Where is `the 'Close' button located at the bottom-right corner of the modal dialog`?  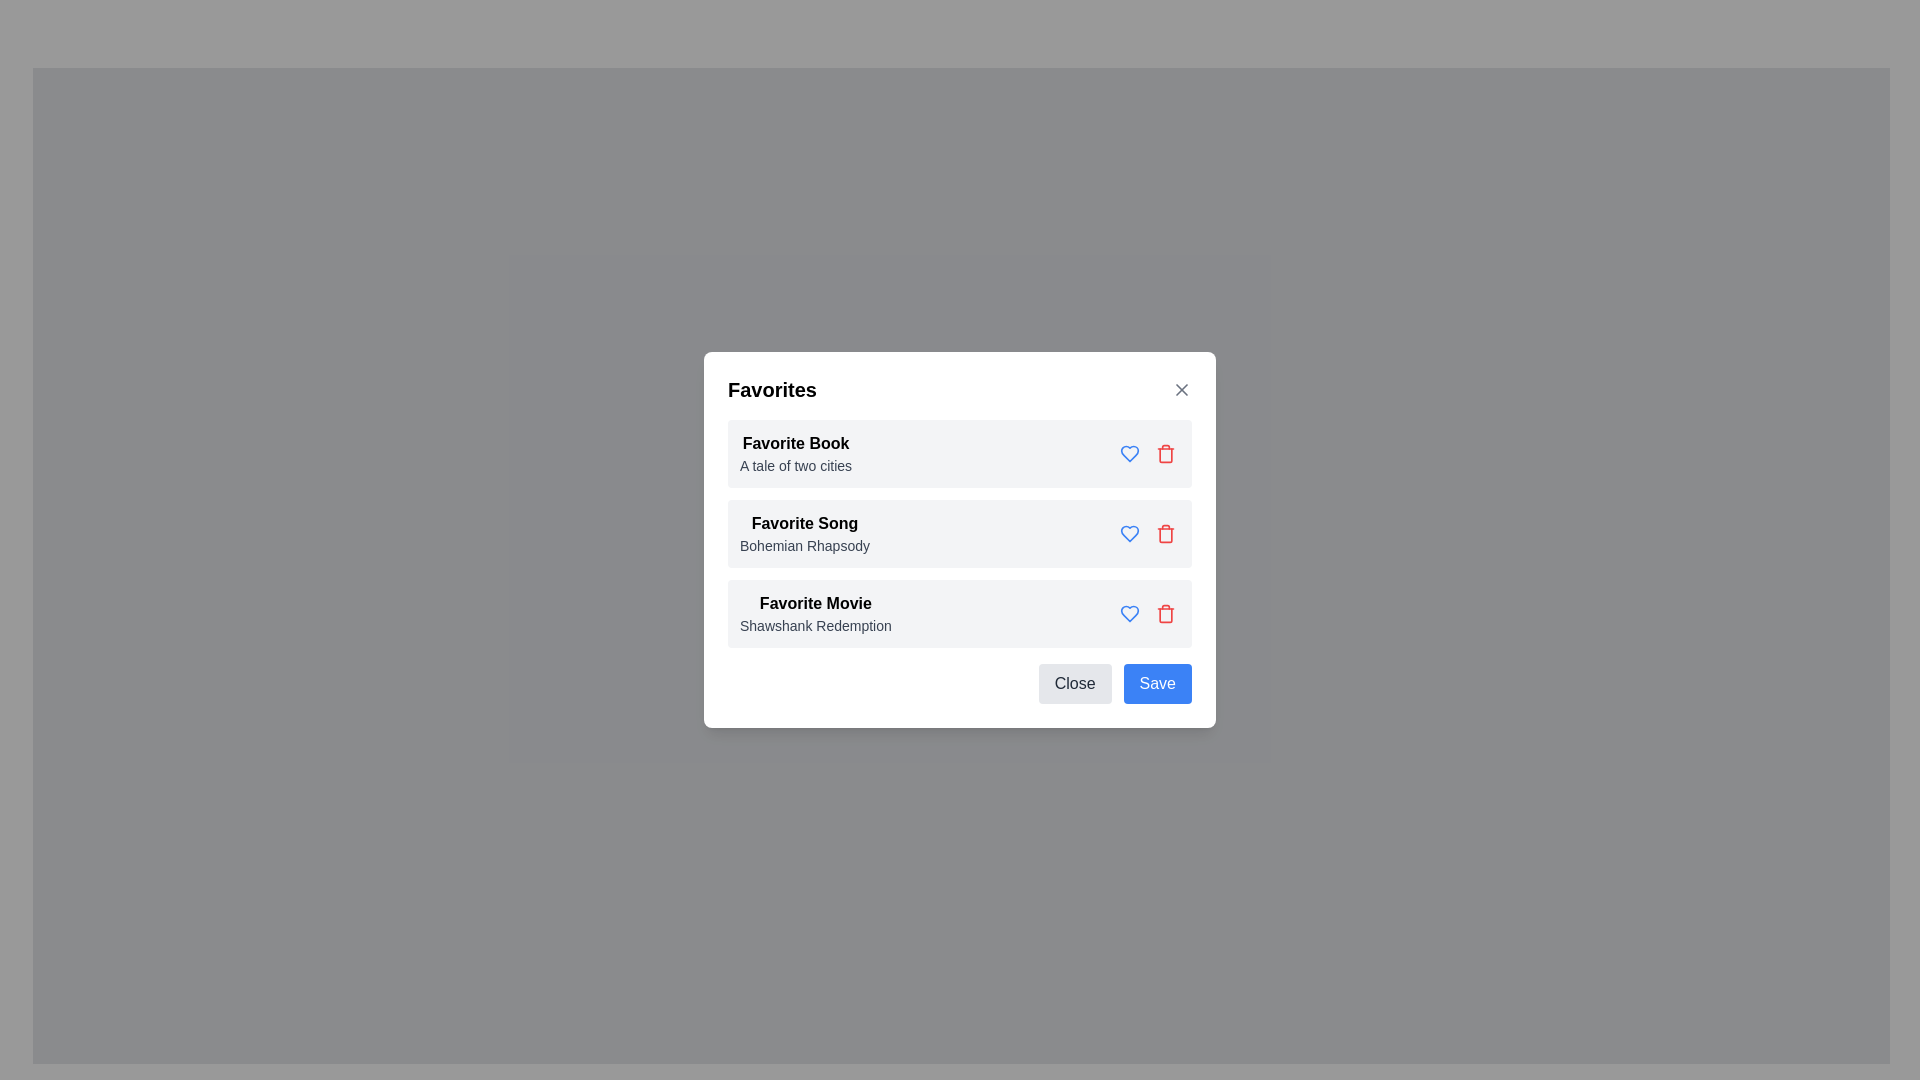 the 'Close' button located at the bottom-right corner of the modal dialog is located at coordinates (1074, 682).